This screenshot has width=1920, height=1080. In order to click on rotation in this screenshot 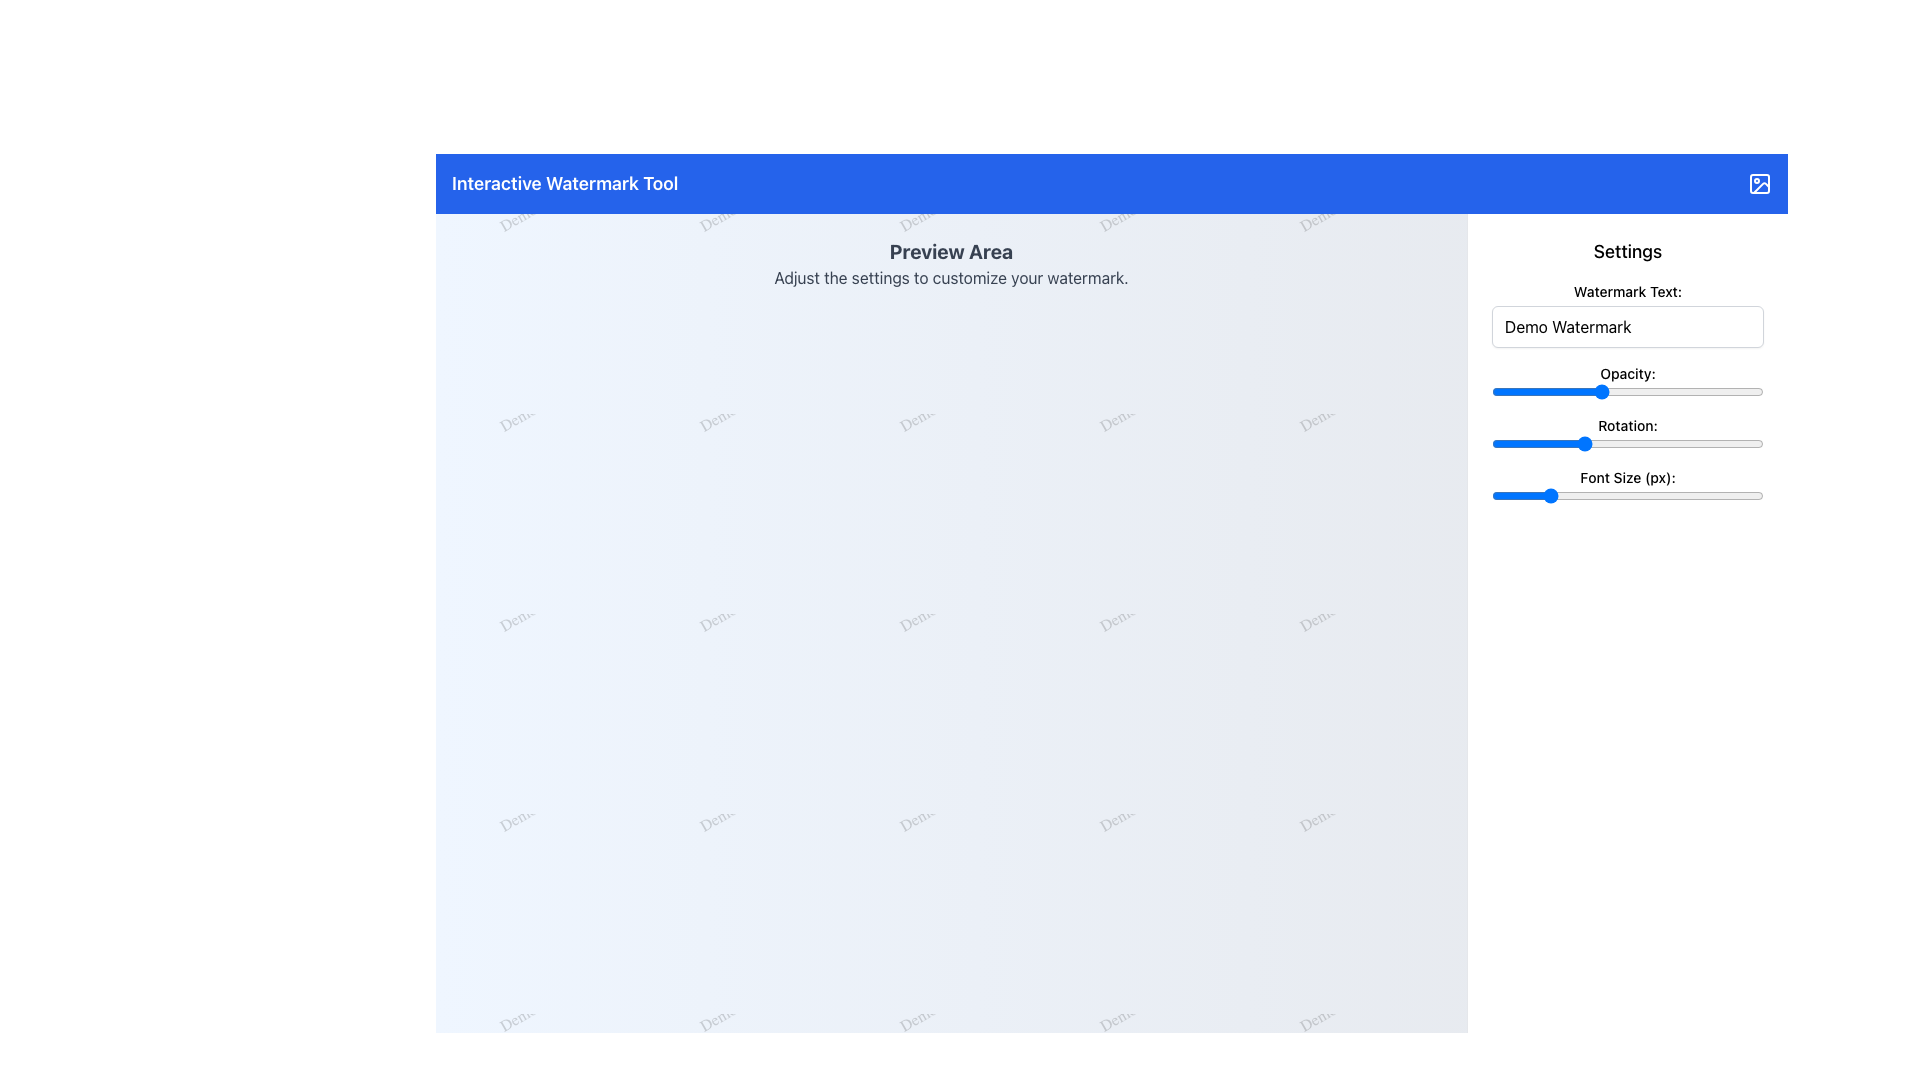, I will do `click(1623, 442)`.